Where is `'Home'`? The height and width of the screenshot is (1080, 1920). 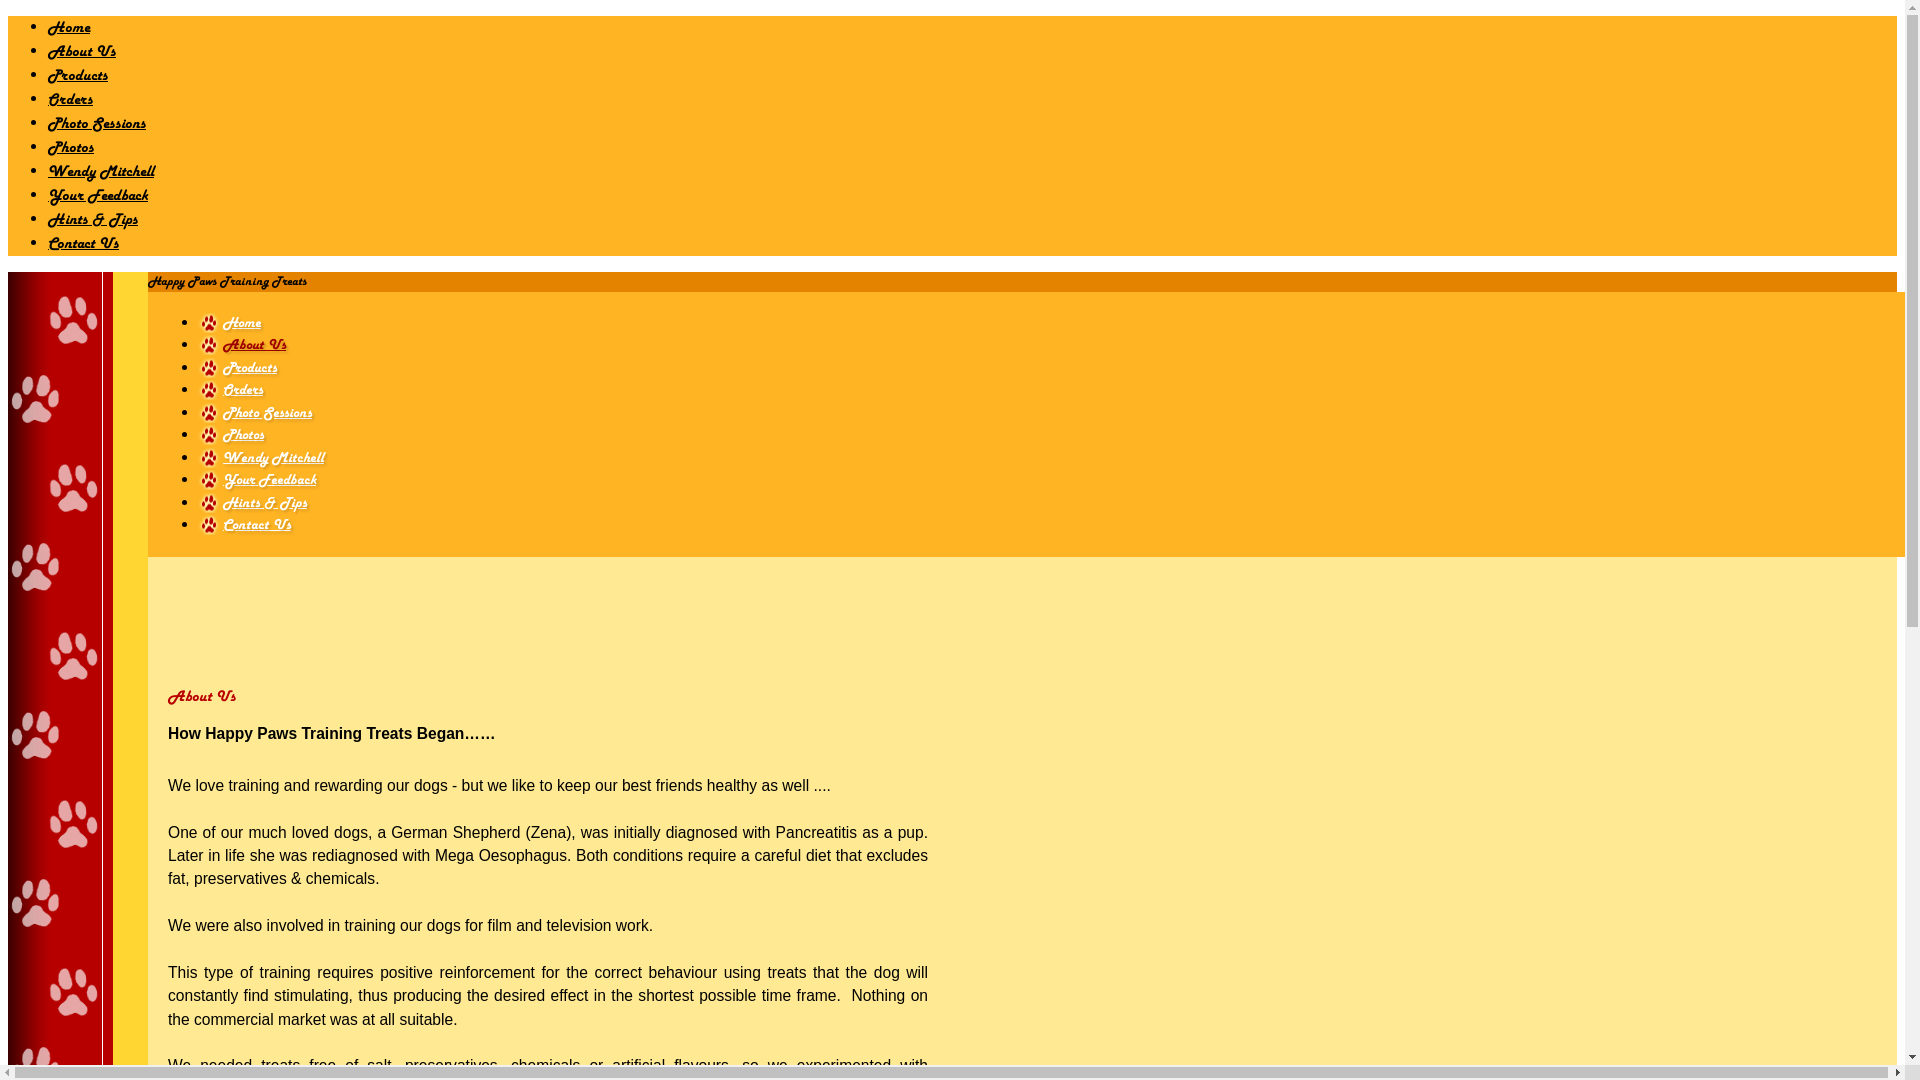 'Home' is located at coordinates (68, 27).